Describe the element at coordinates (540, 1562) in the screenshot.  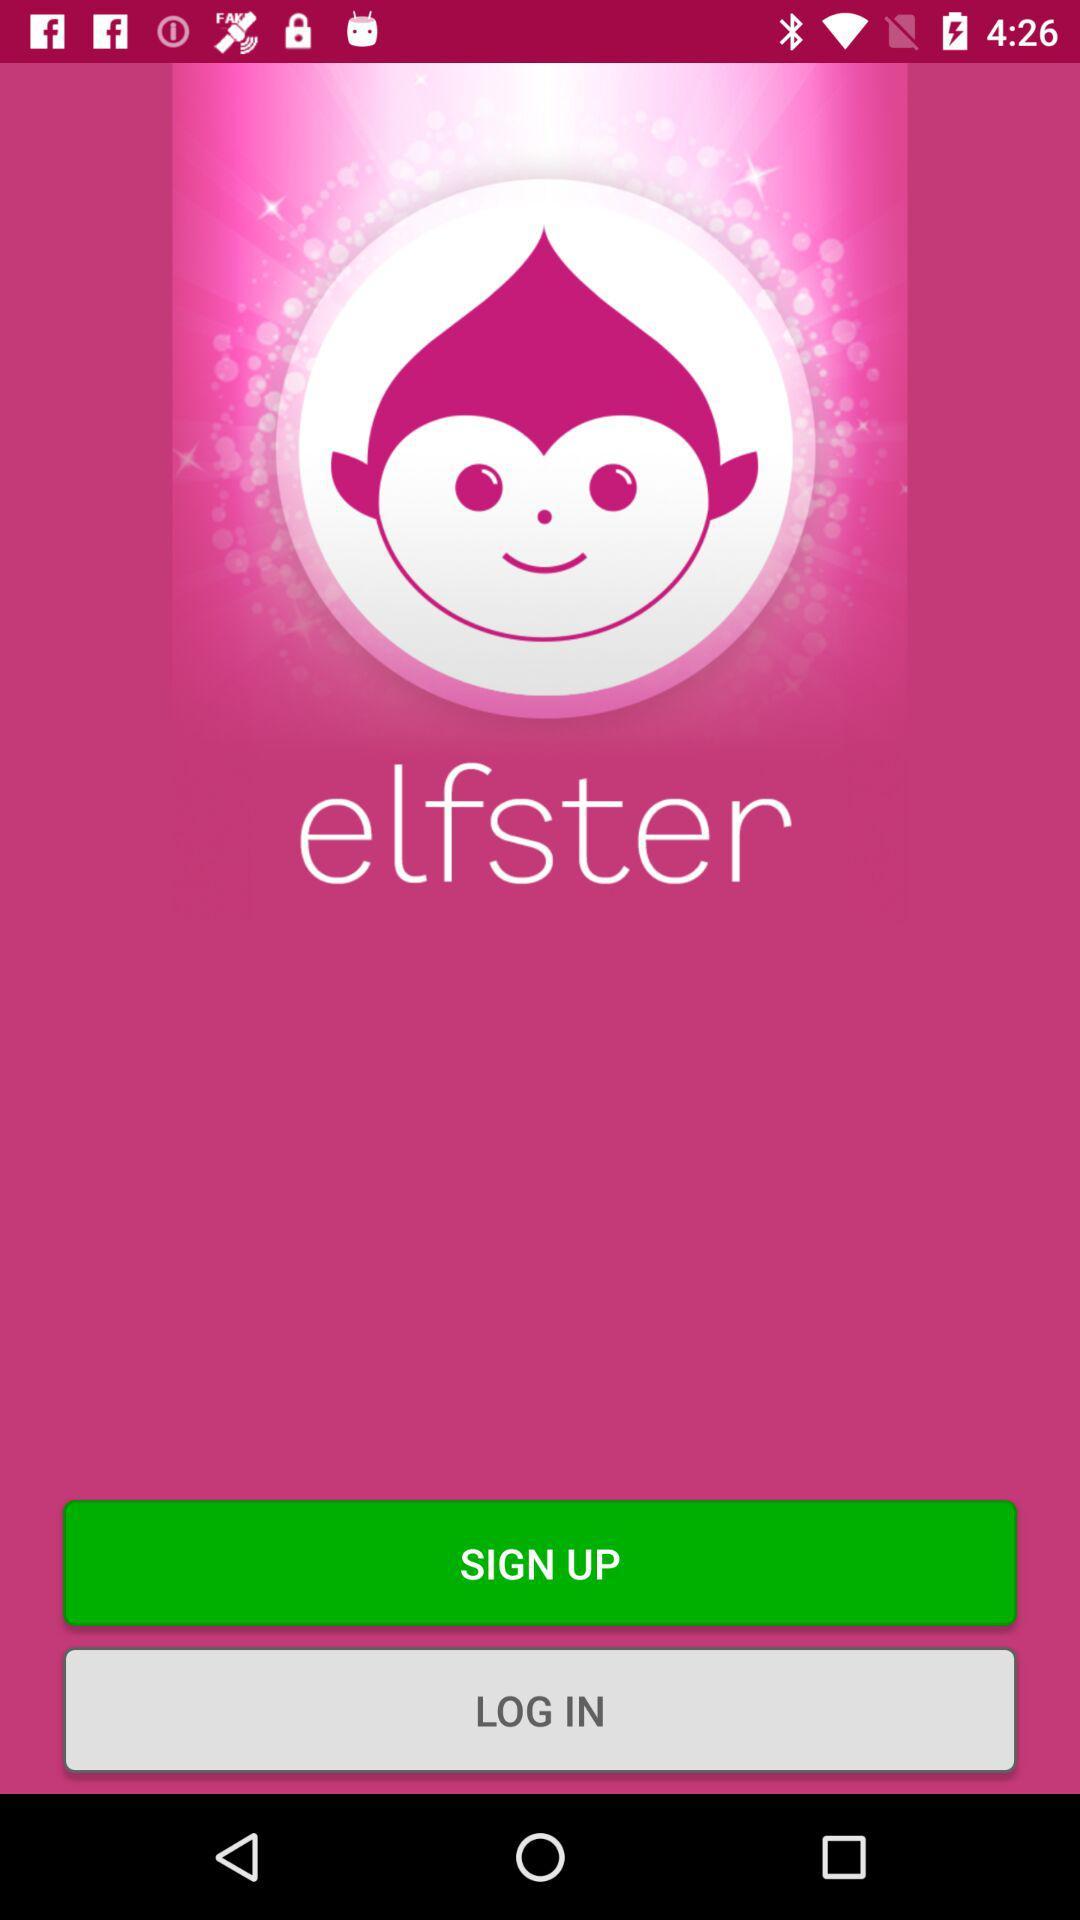
I see `sign up item` at that location.